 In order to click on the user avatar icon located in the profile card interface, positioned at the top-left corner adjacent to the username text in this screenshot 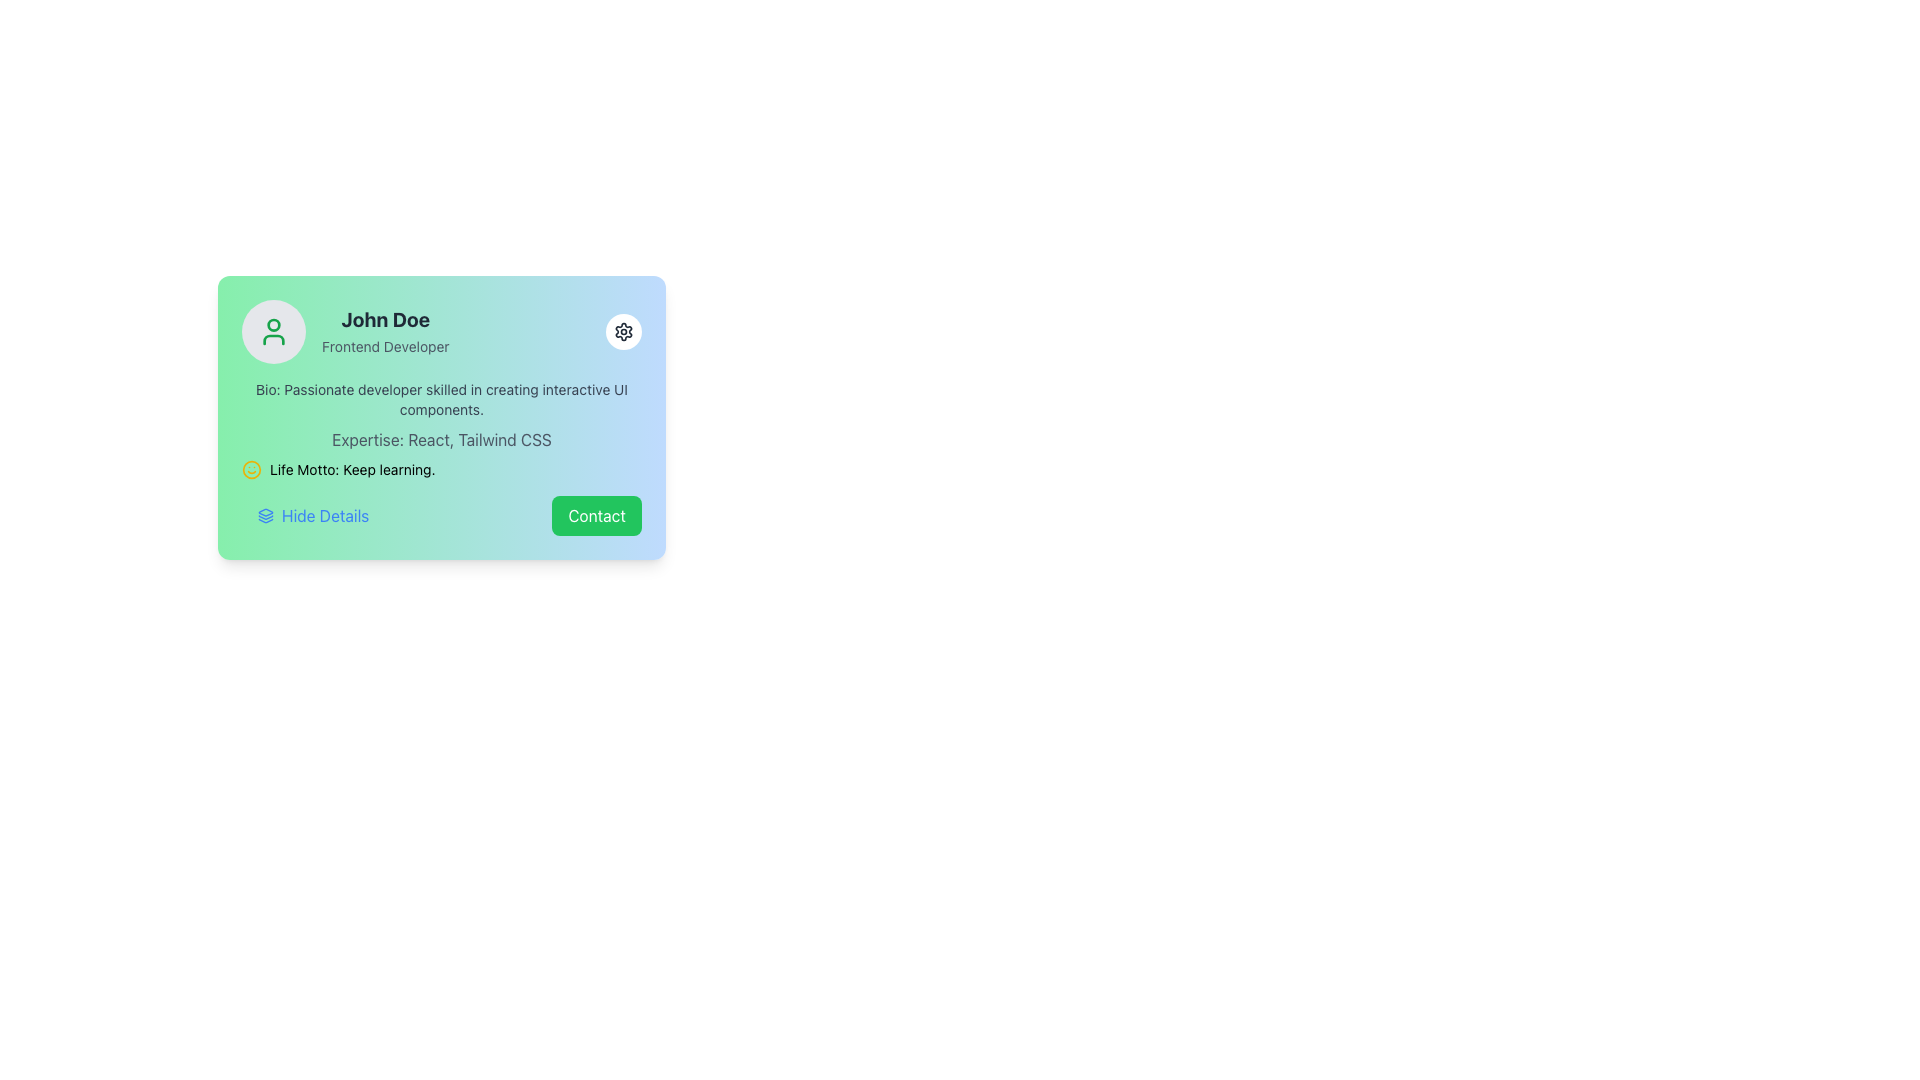, I will do `click(272, 330)`.